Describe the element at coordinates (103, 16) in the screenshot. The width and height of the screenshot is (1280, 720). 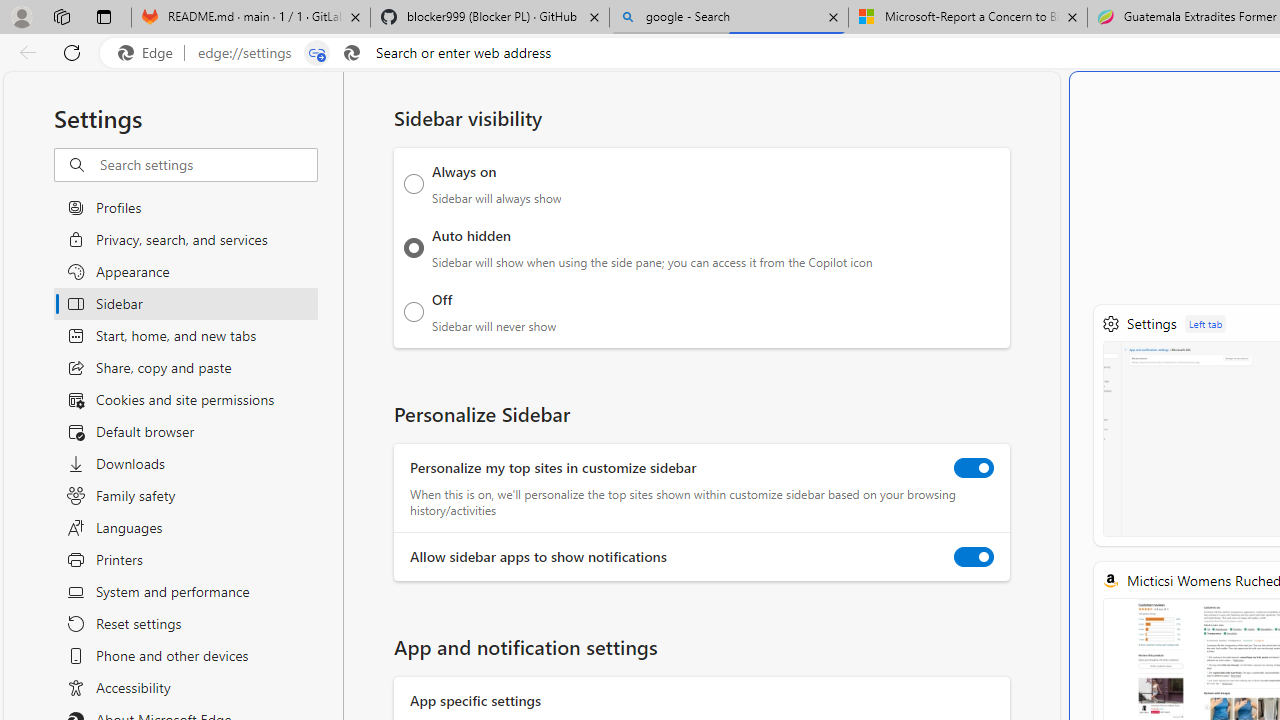
I see `'Tab actions menu'` at that location.